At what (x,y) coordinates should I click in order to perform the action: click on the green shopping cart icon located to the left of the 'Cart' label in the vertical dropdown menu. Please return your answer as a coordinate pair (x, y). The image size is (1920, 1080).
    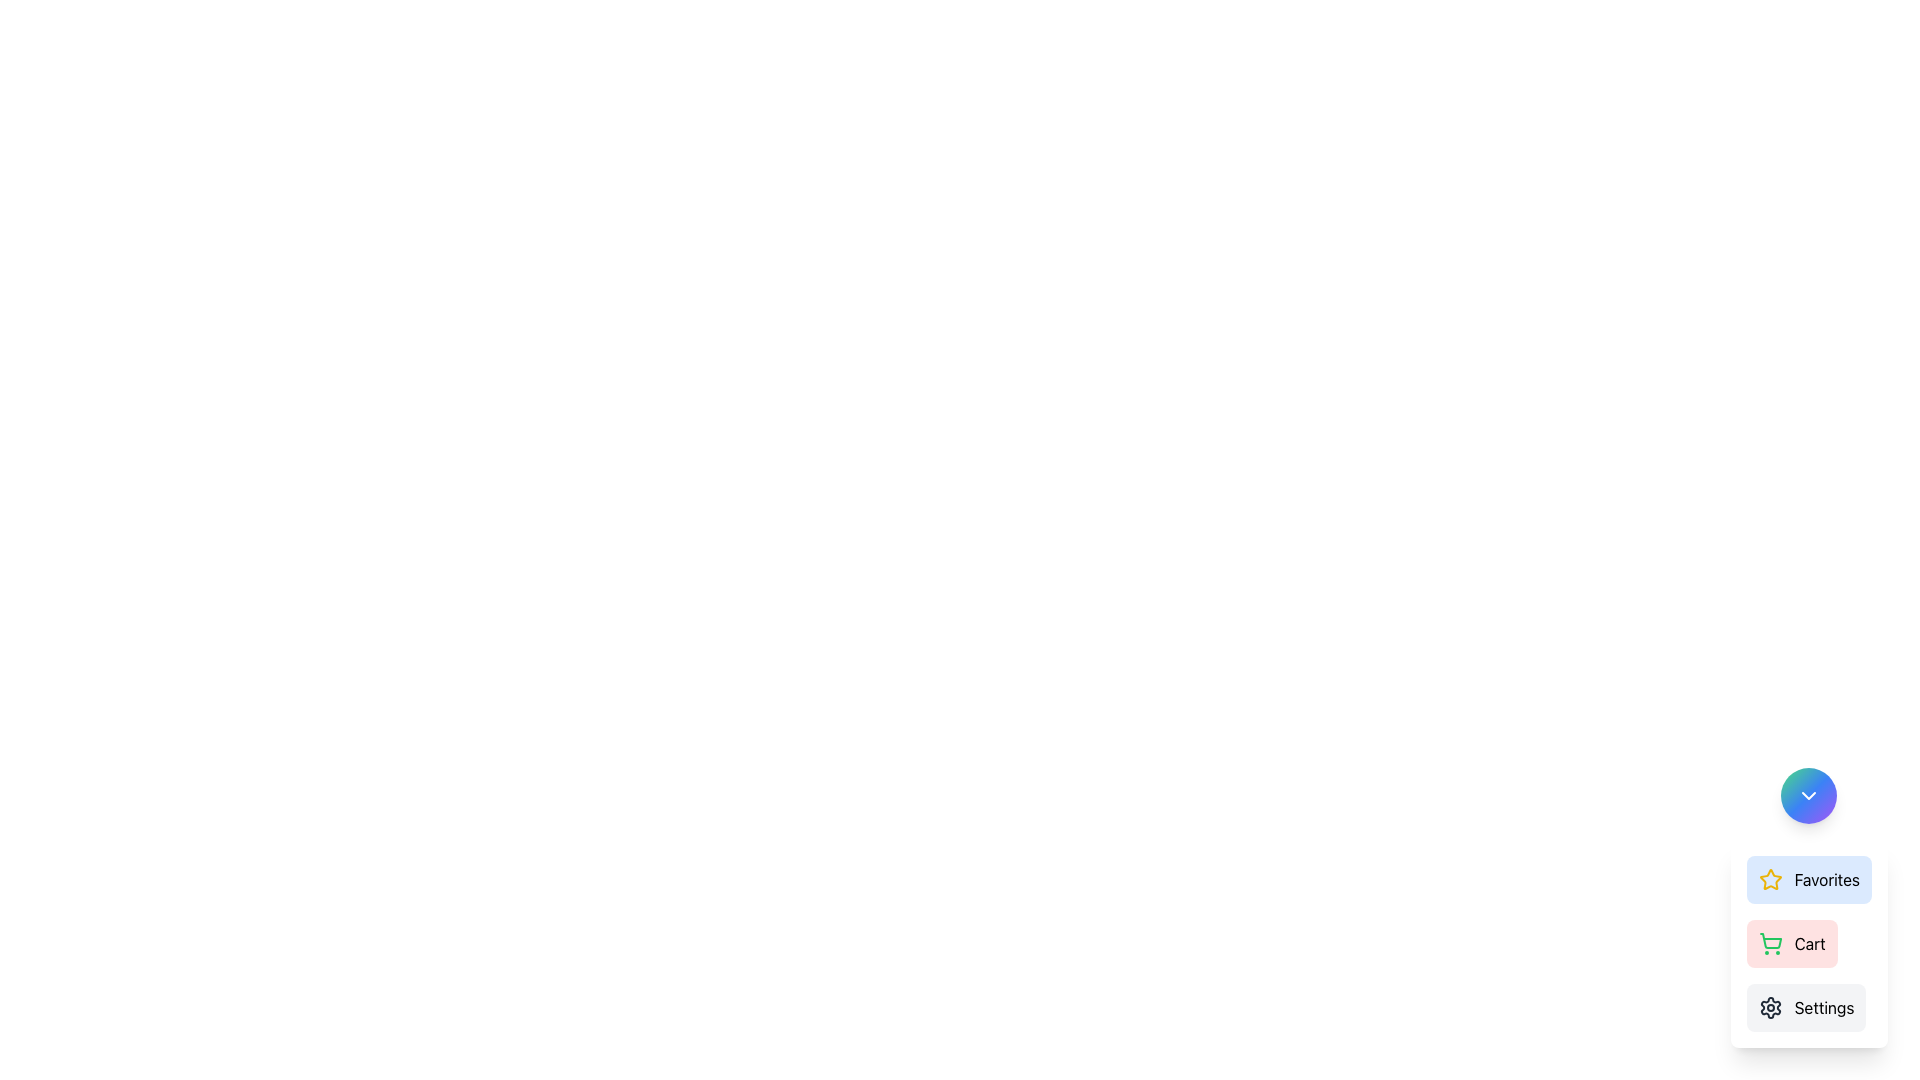
    Looking at the image, I should click on (1770, 944).